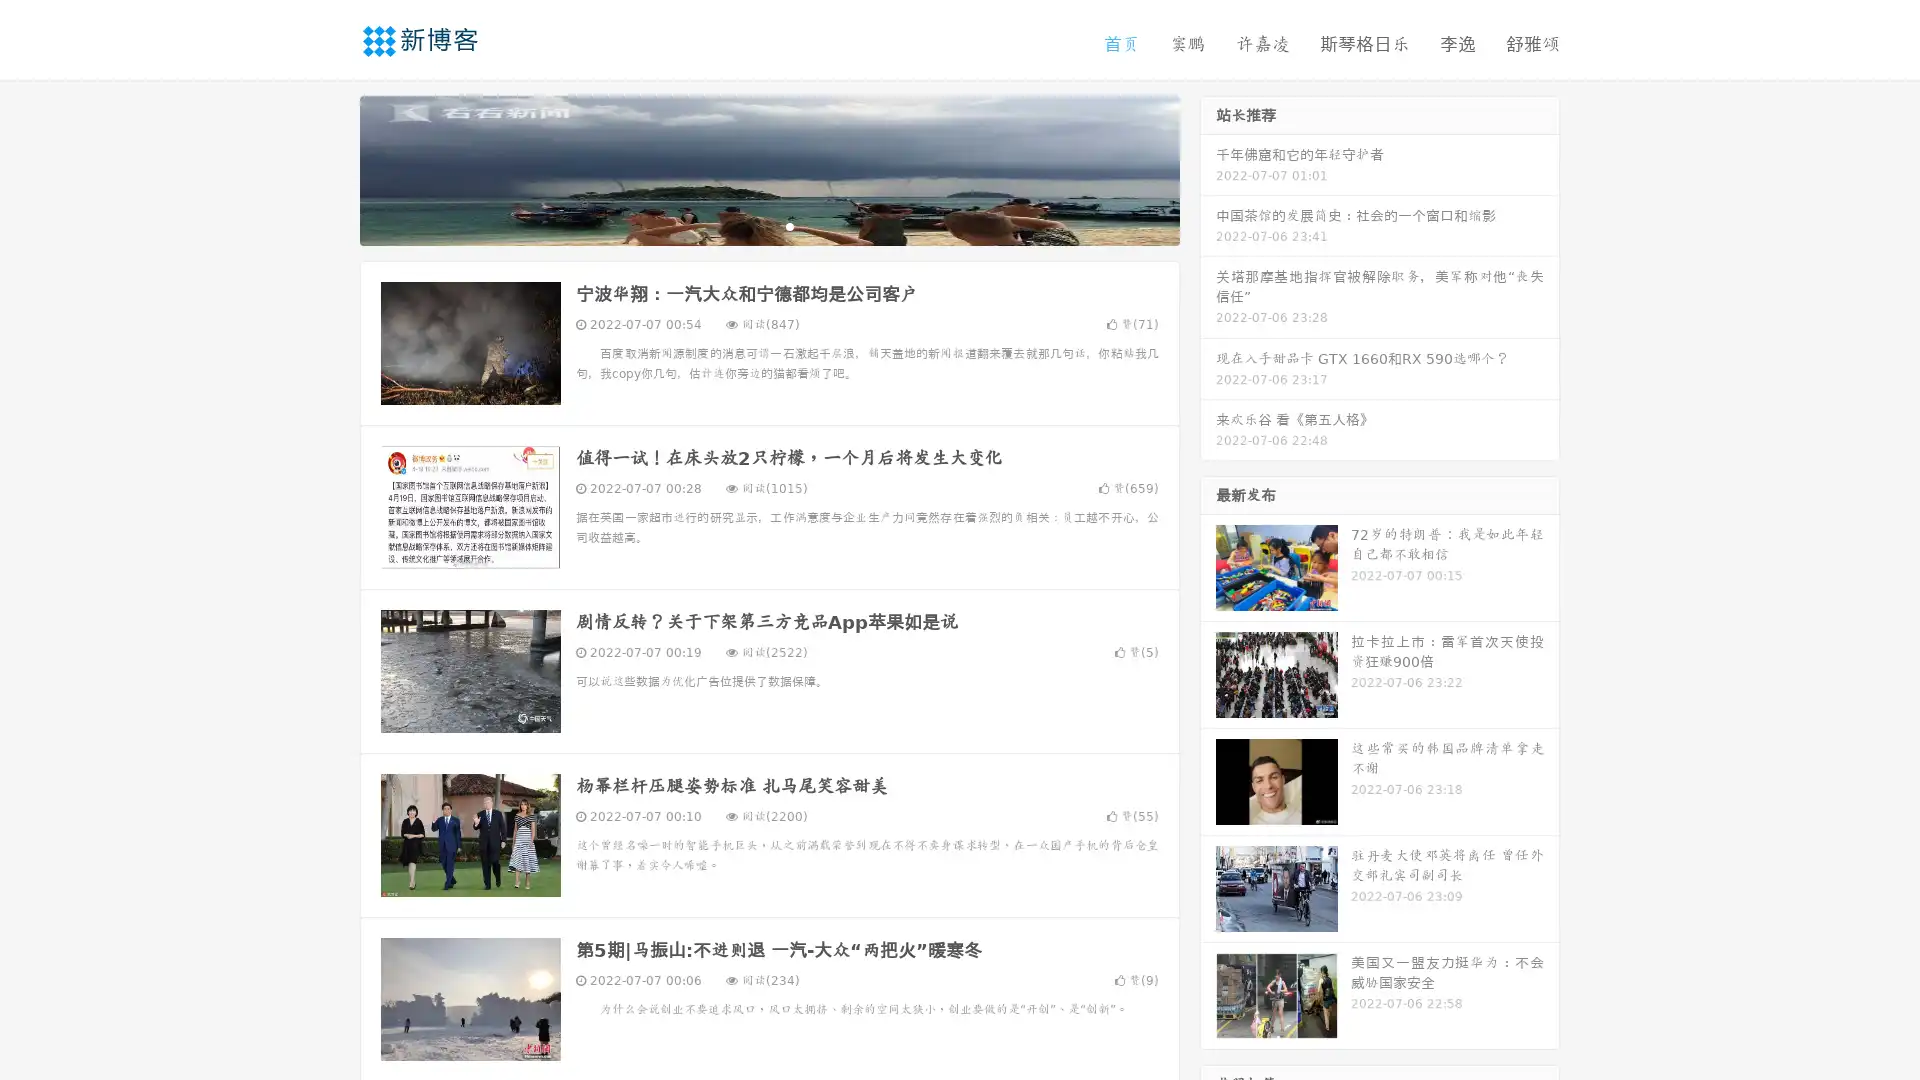 The width and height of the screenshot is (1920, 1080). Describe the element at coordinates (789, 225) in the screenshot. I see `Go to slide 3` at that location.